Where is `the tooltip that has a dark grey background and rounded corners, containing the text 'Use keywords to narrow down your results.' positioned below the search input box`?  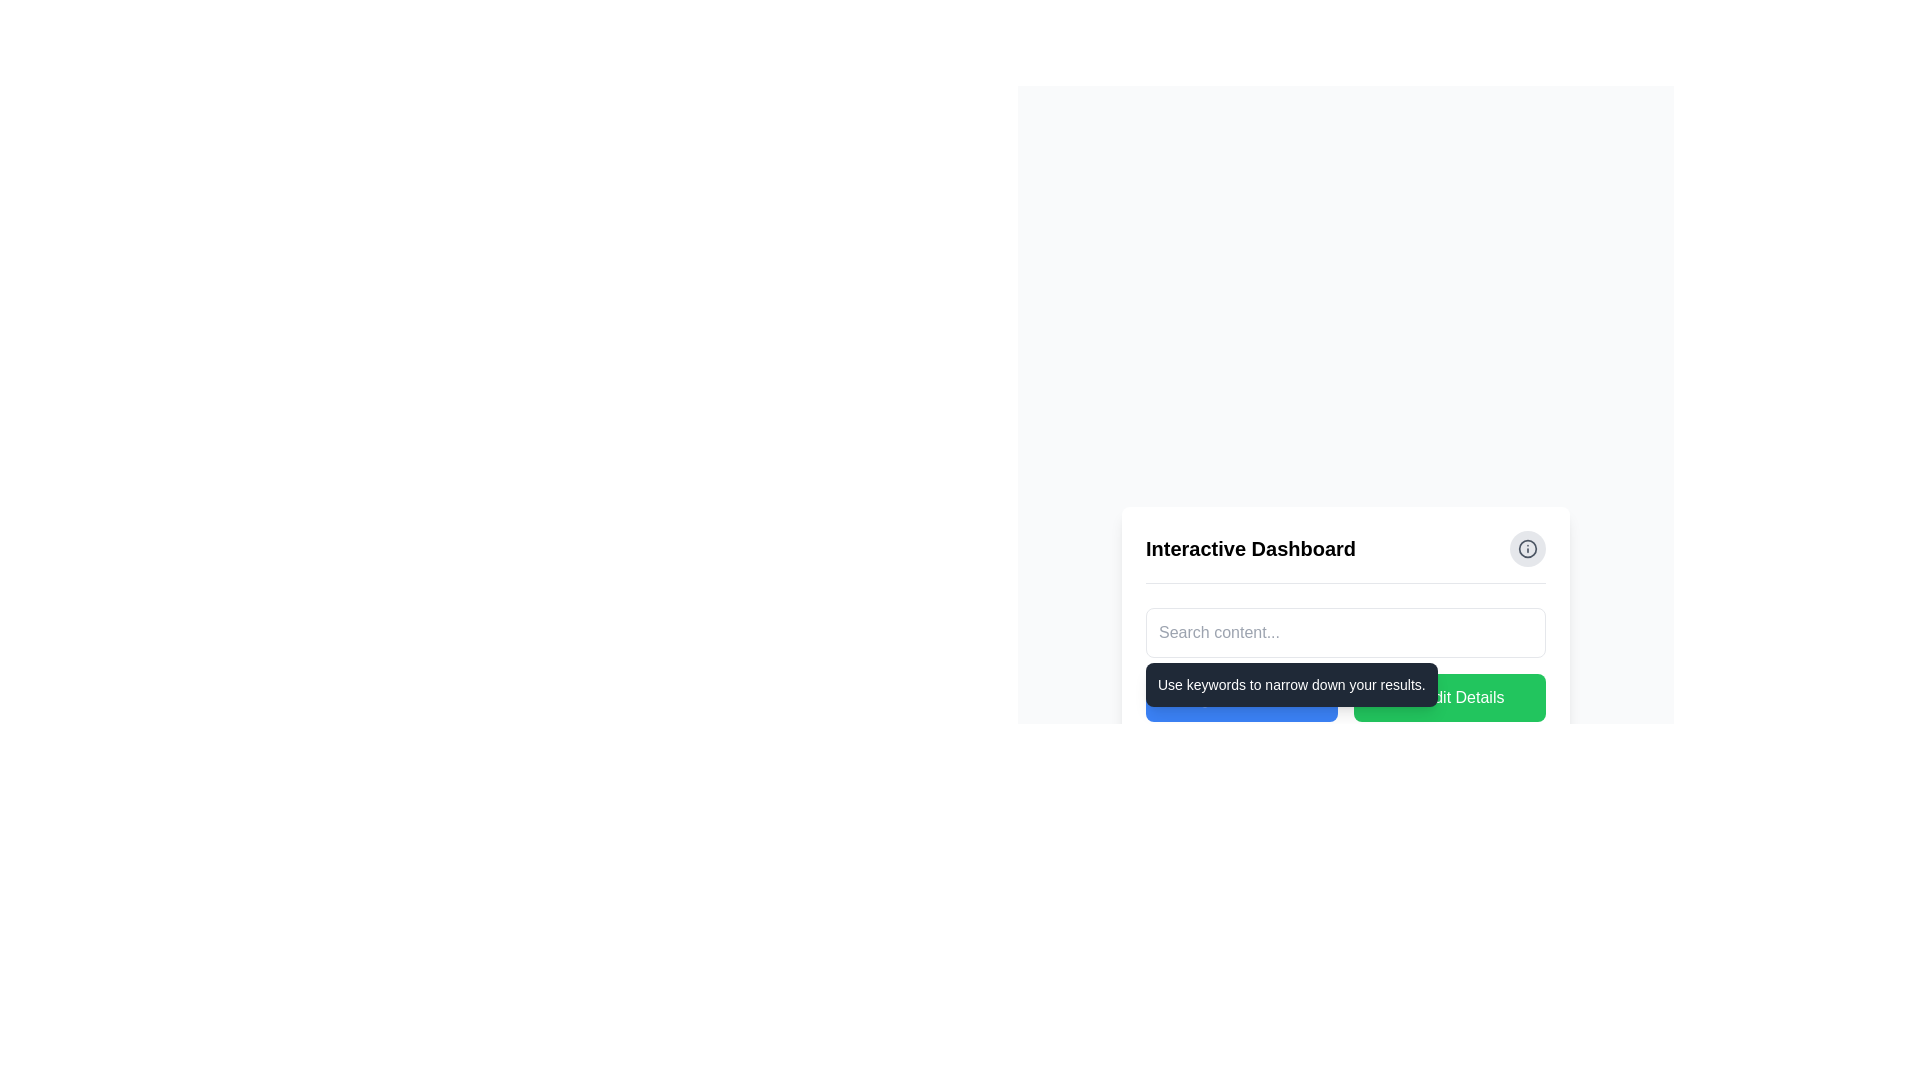
the tooltip that has a dark grey background and rounded corners, containing the text 'Use keywords to narrow down your results.' positioned below the search input box is located at coordinates (1291, 683).